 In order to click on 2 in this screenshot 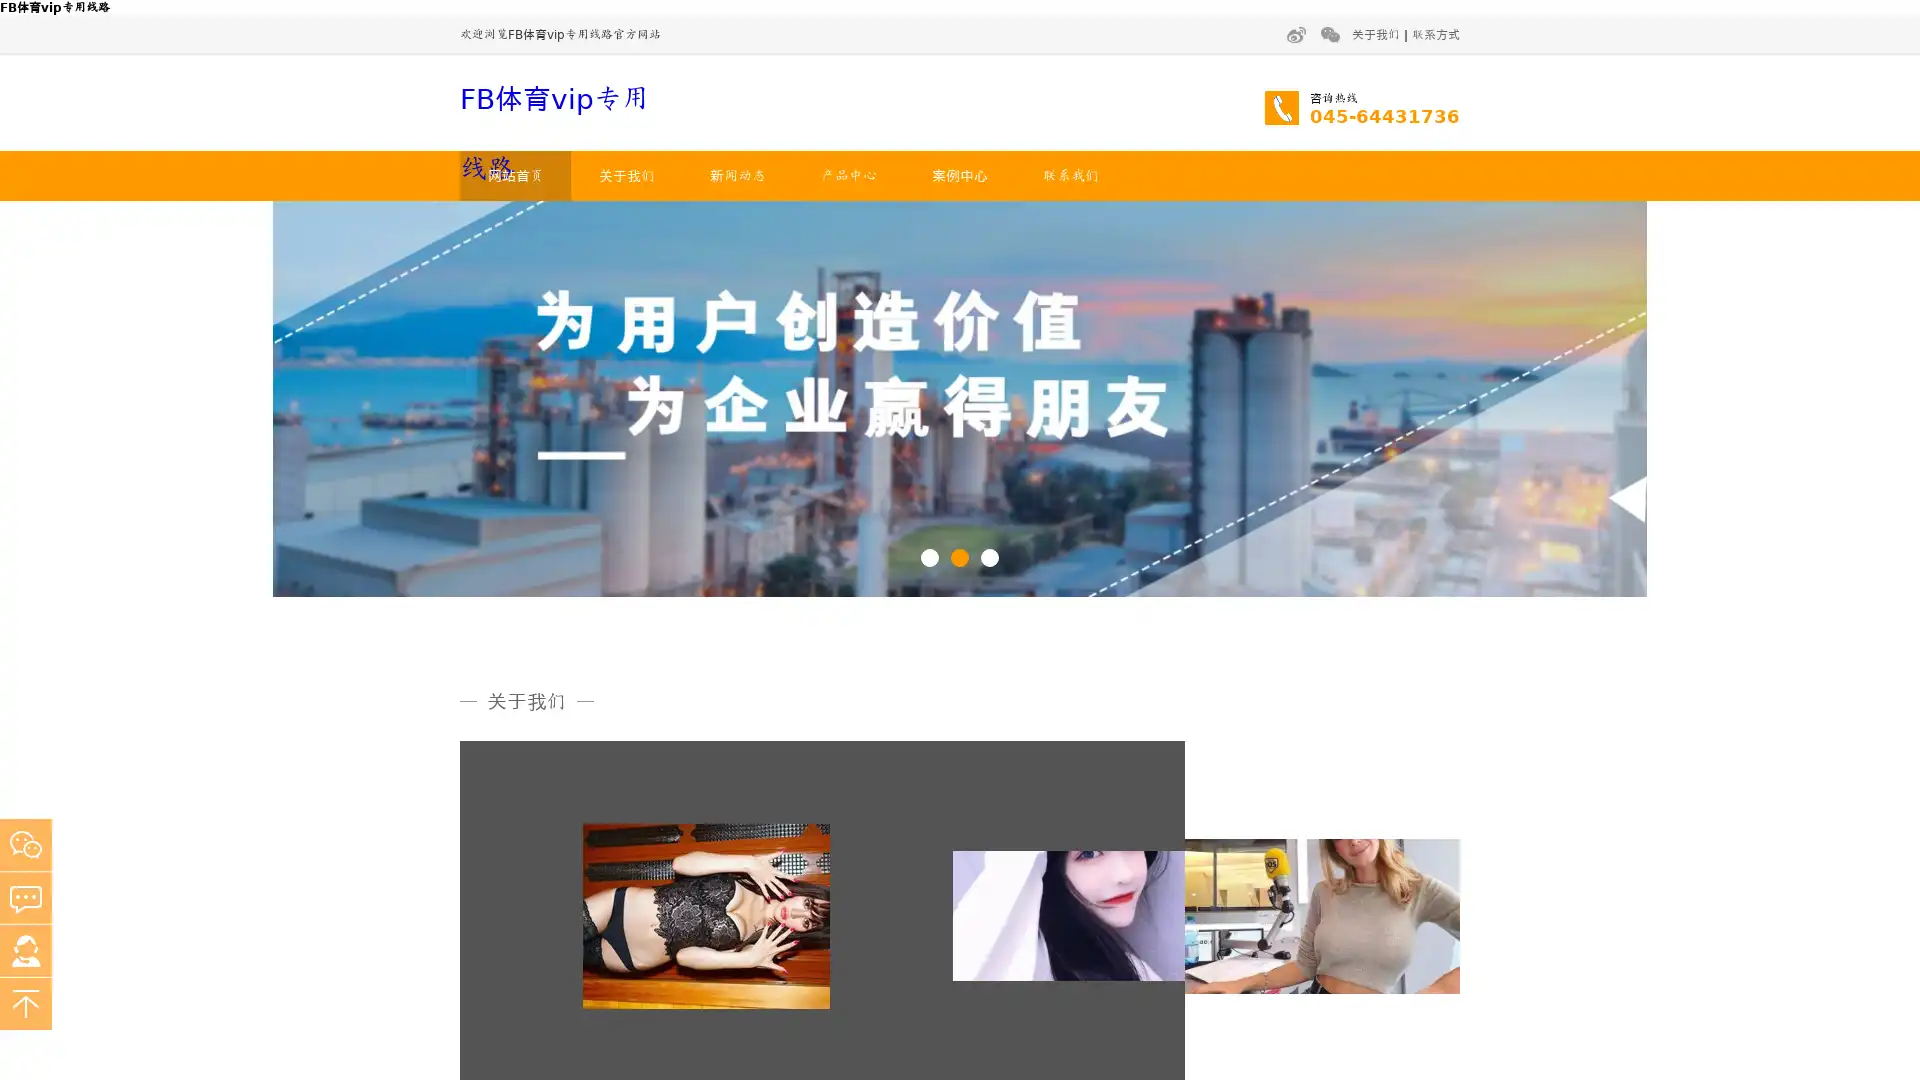, I will do `click(960, 556)`.